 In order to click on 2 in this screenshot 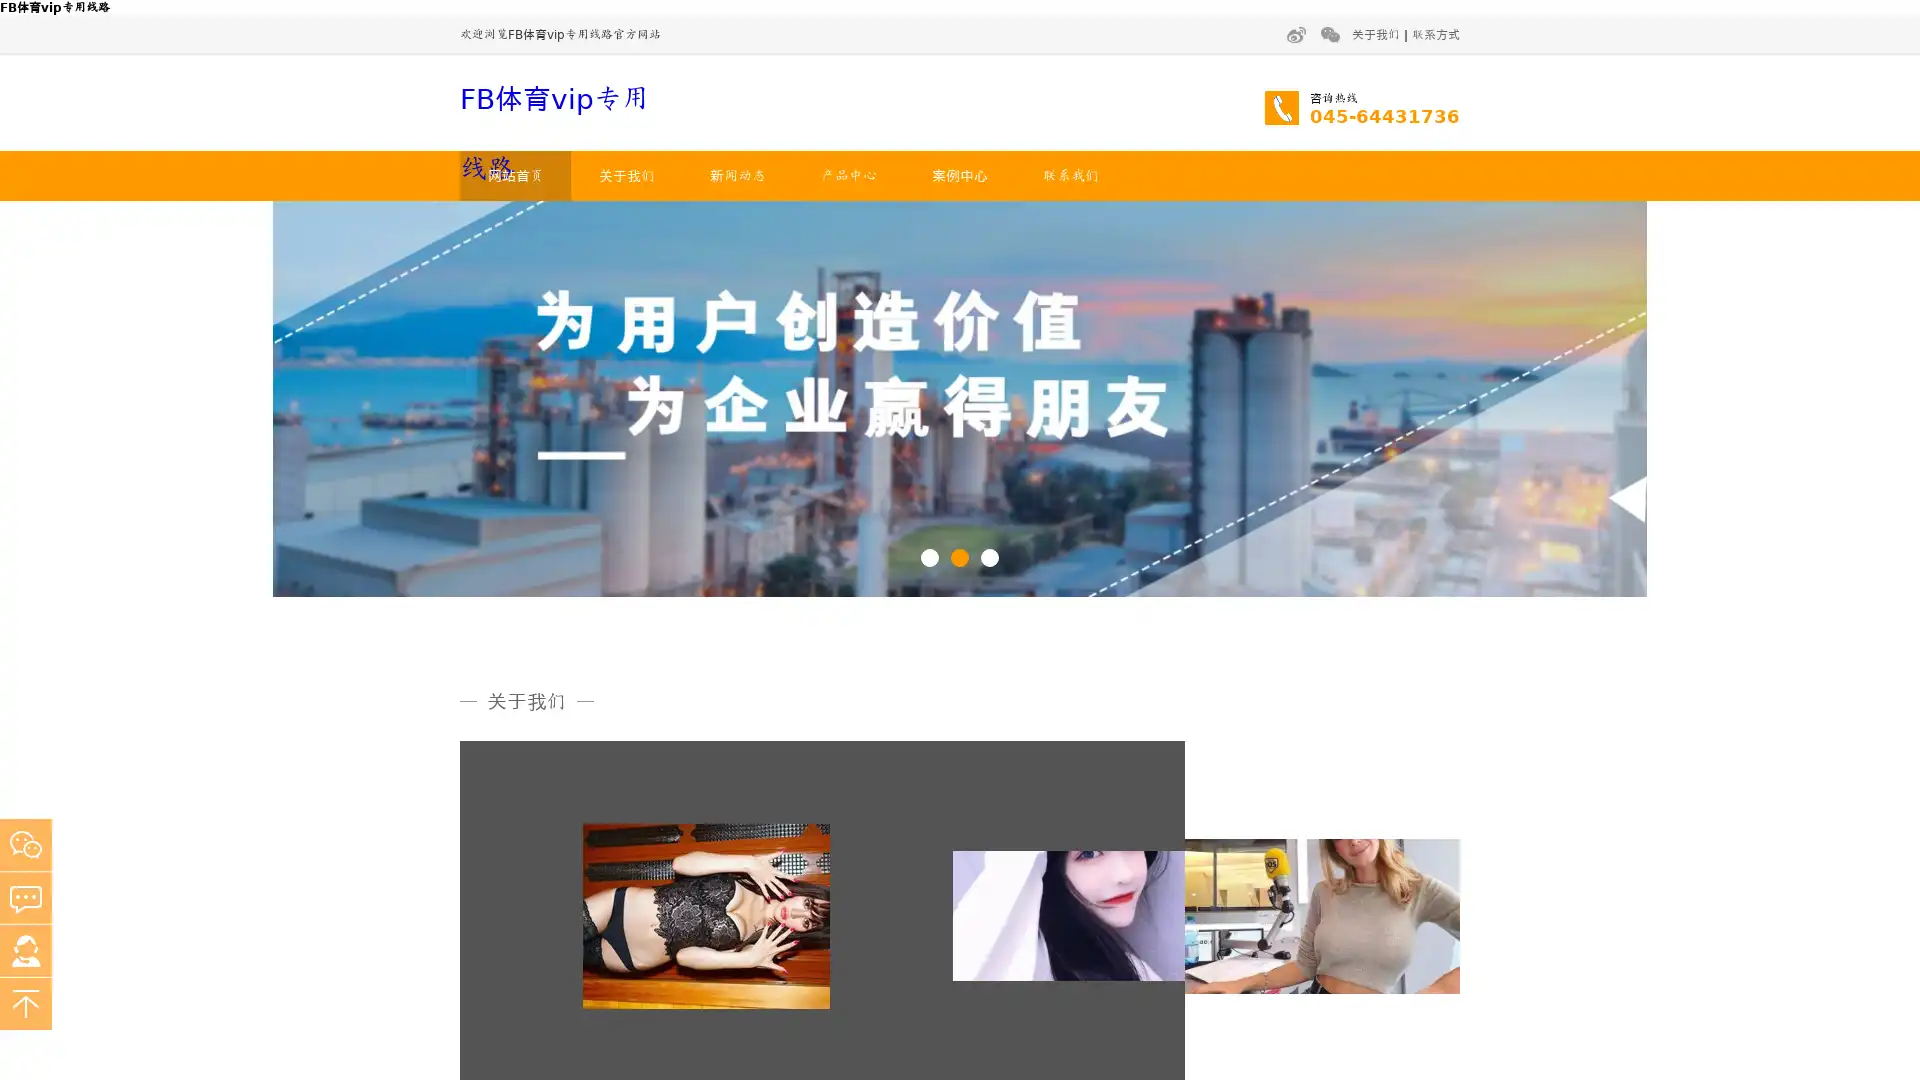, I will do `click(960, 556)`.